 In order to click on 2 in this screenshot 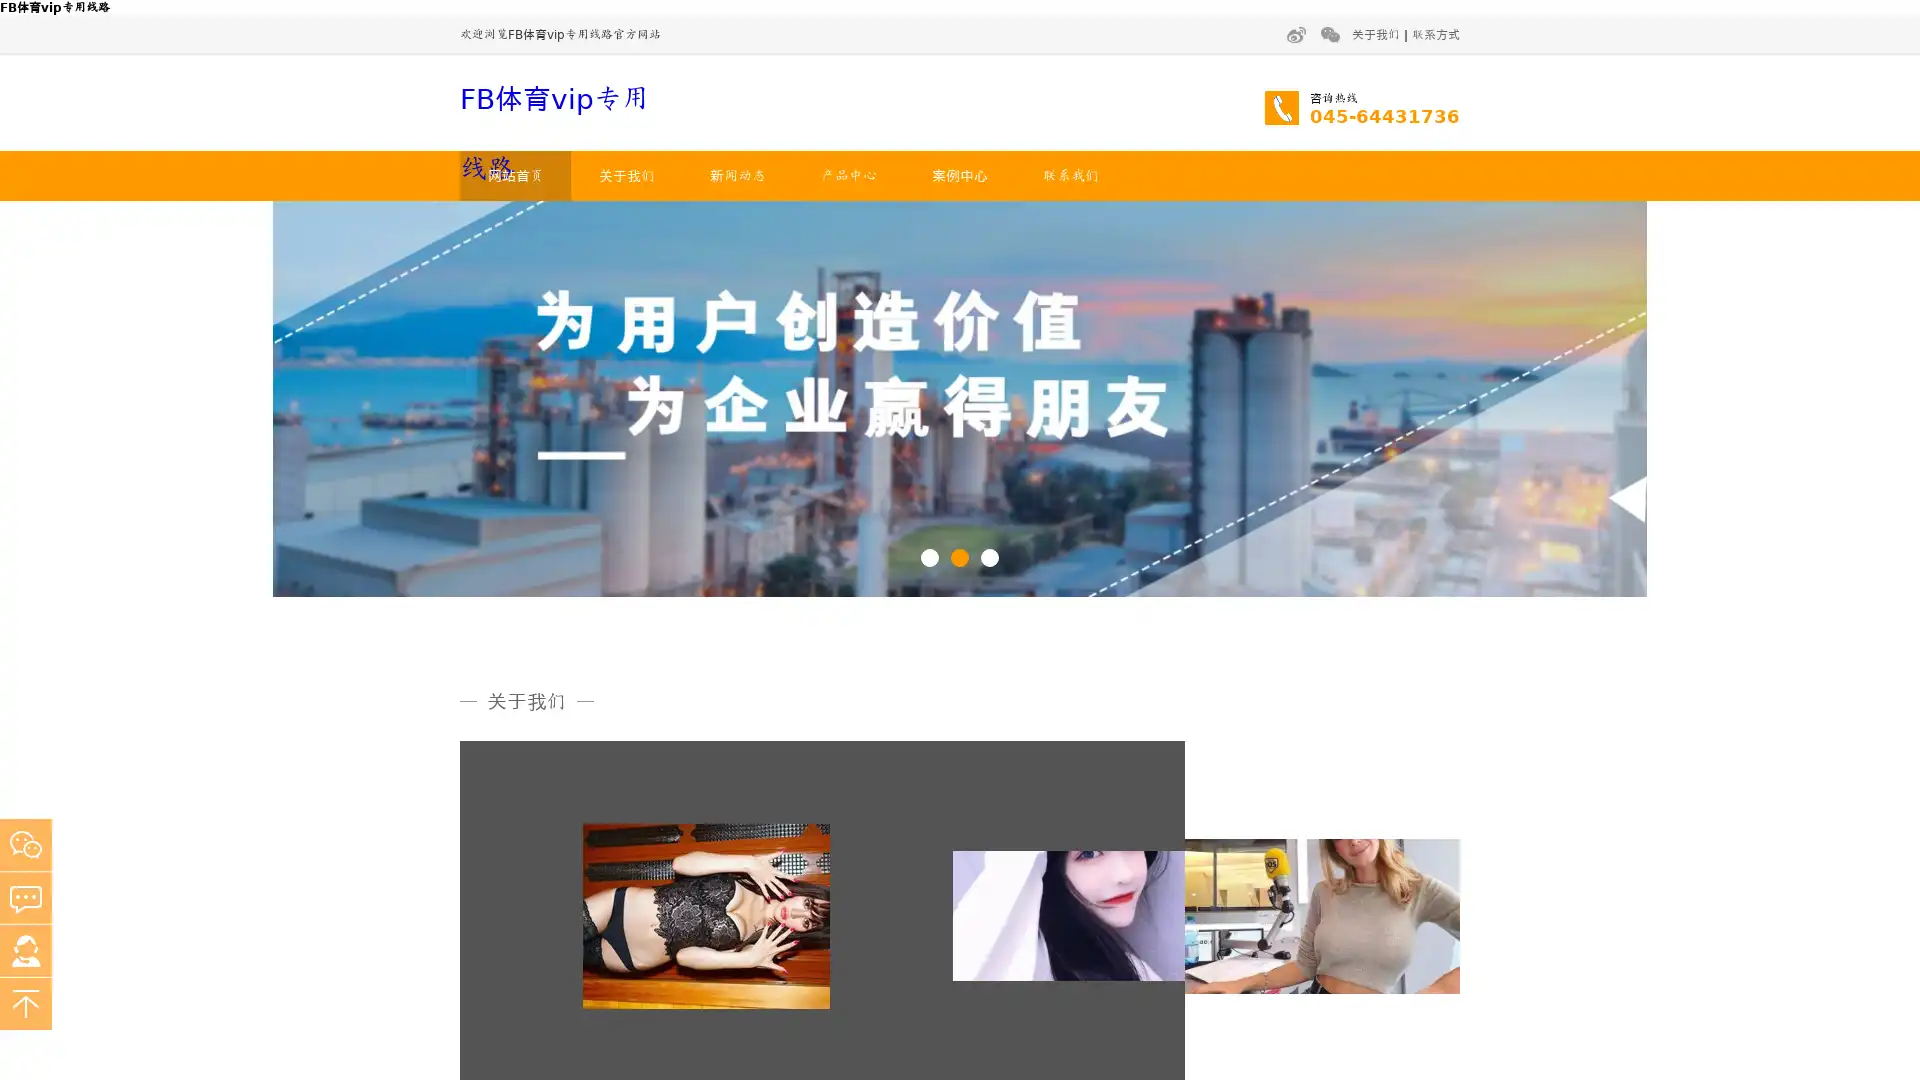, I will do `click(960, 556)`.